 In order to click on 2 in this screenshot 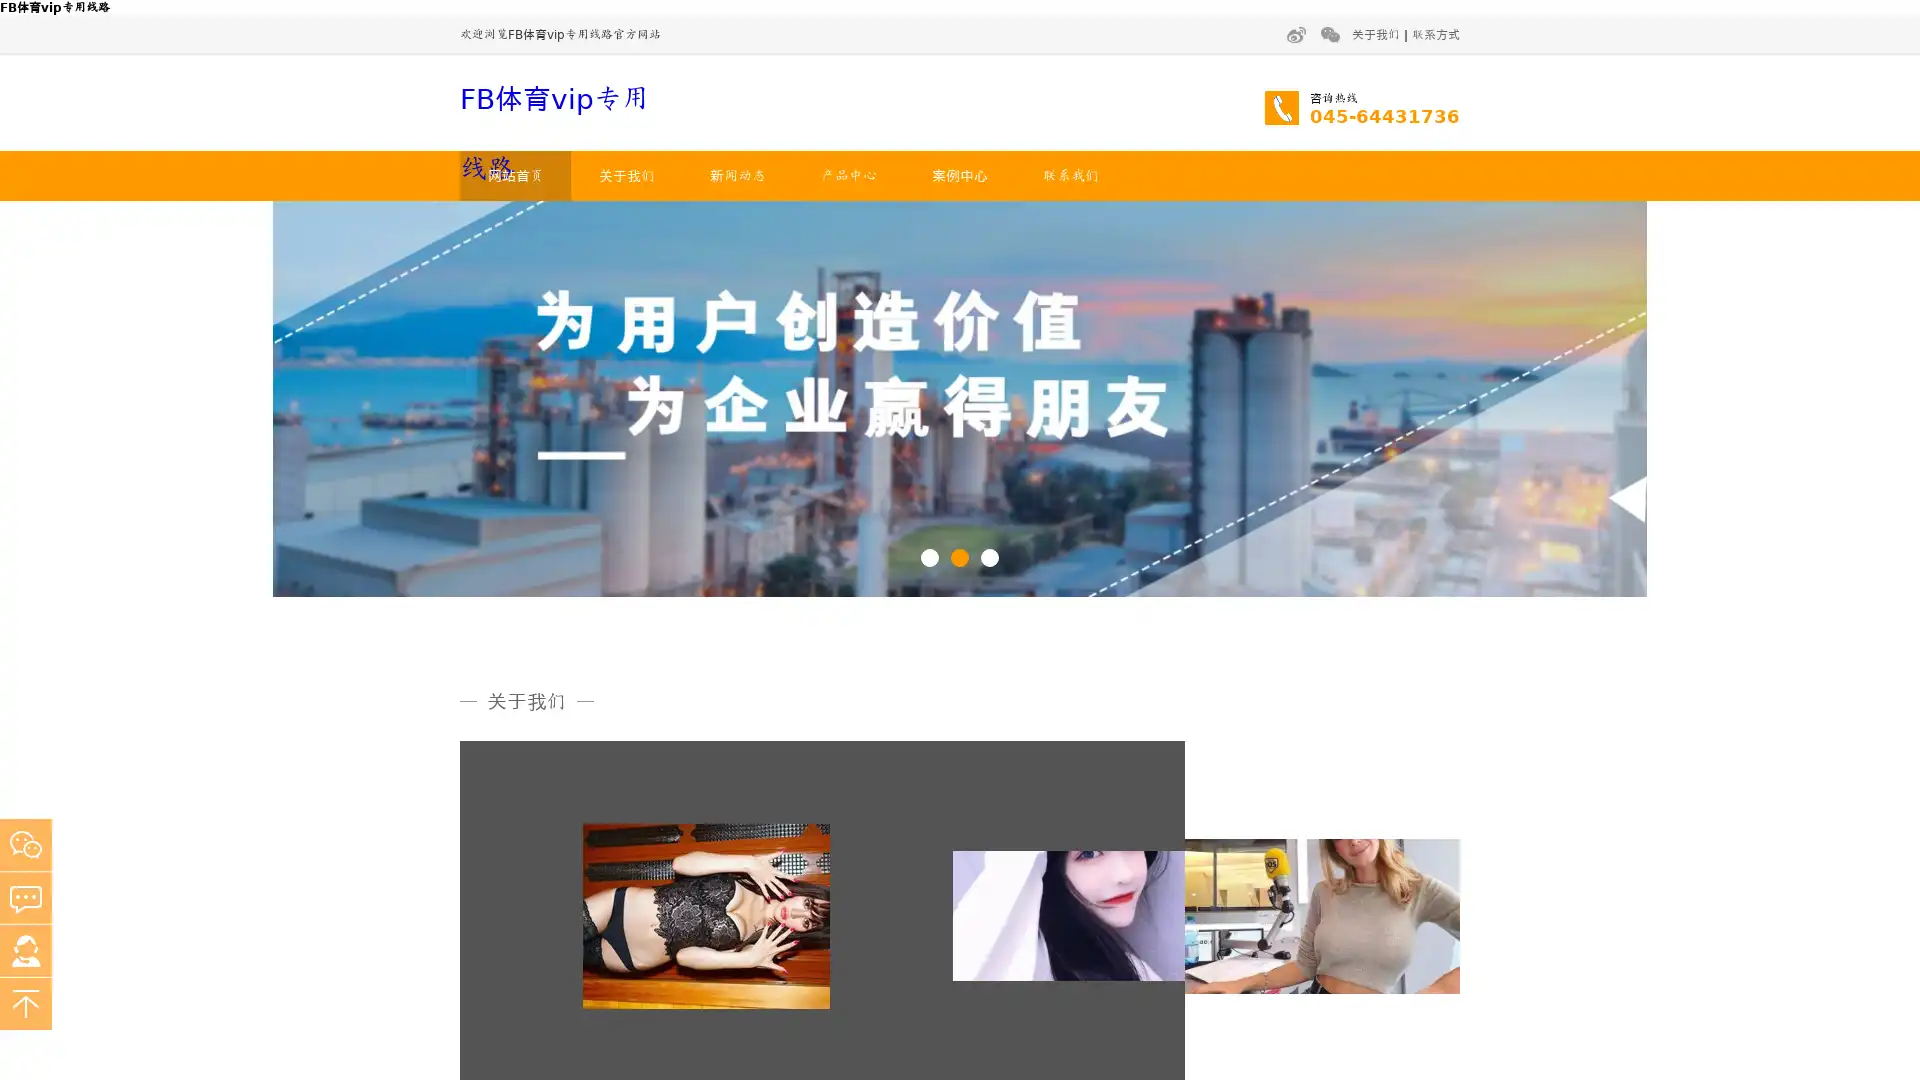, I will do `click(960, 556)`.